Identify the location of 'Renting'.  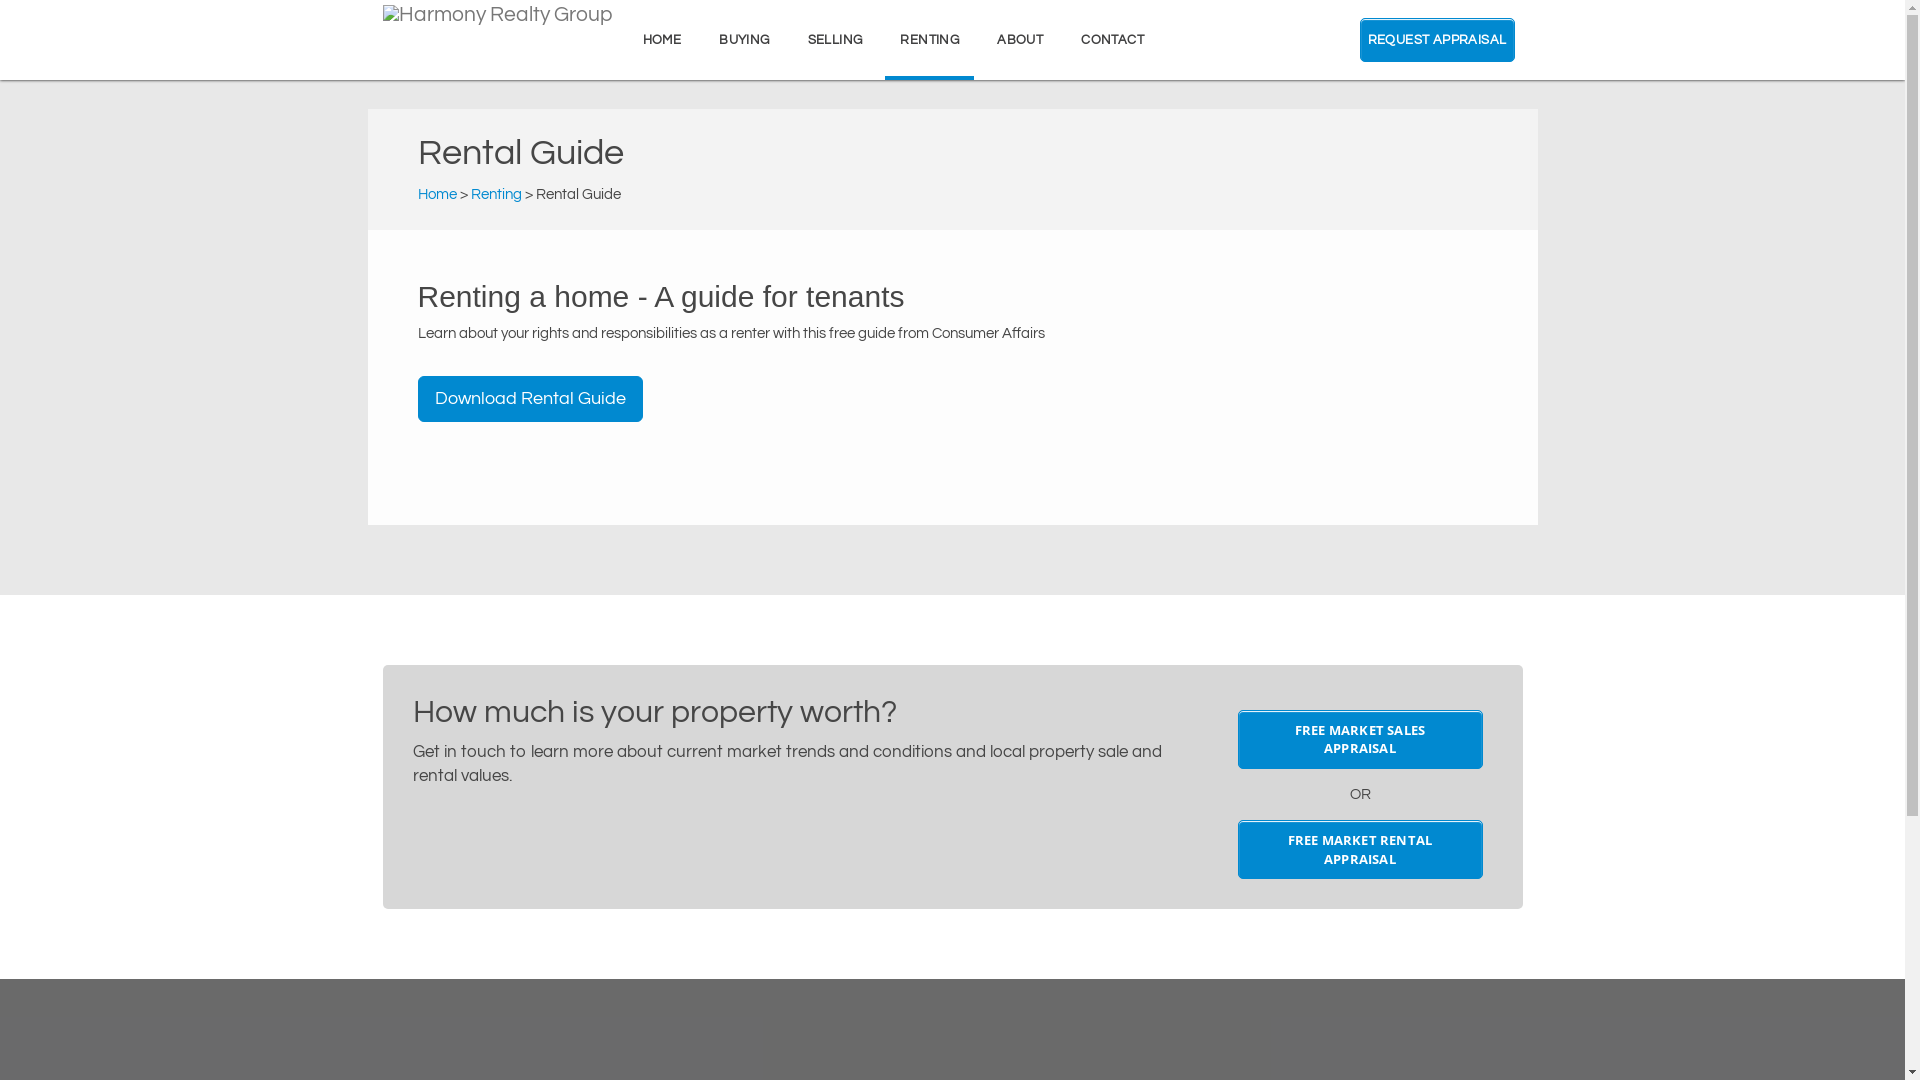
(495, 194).